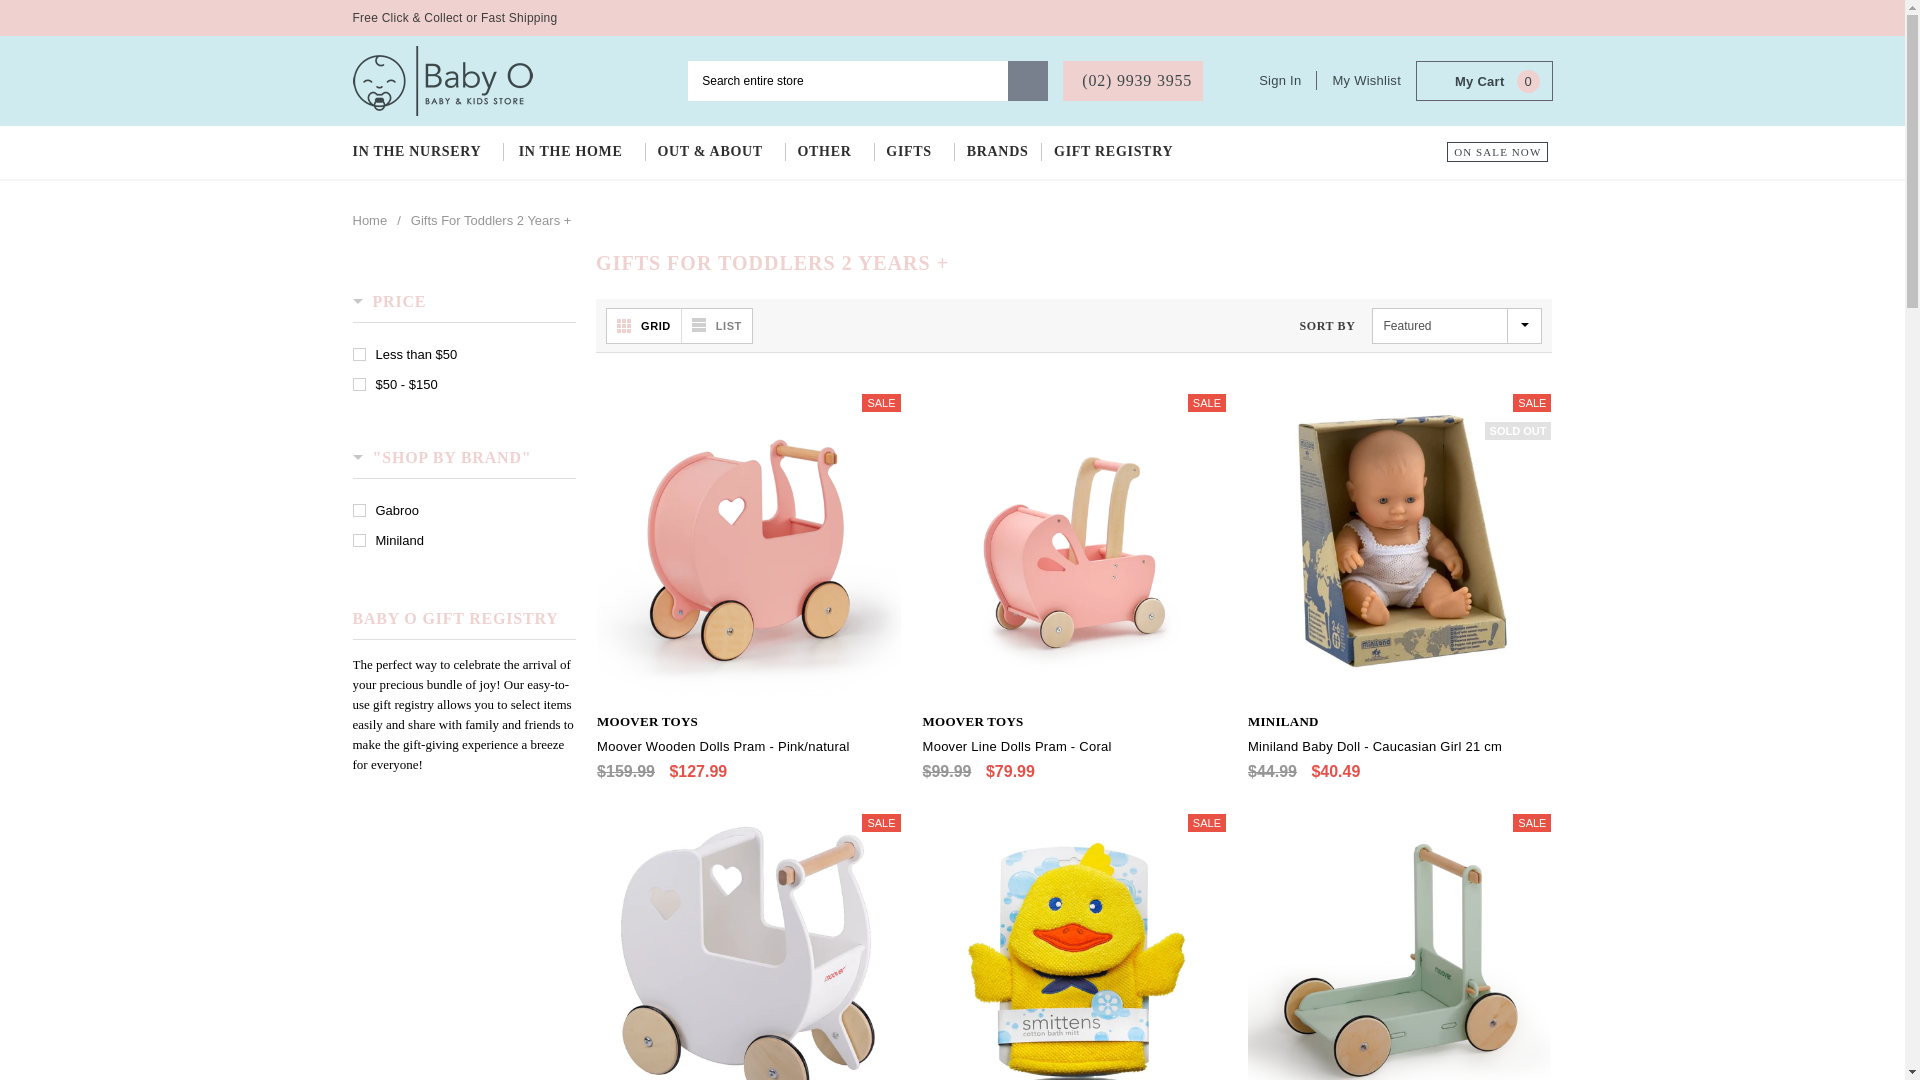 This screenshot has height=1080, width=1920. I want to click on 'GIFTS', so click(912, 151).